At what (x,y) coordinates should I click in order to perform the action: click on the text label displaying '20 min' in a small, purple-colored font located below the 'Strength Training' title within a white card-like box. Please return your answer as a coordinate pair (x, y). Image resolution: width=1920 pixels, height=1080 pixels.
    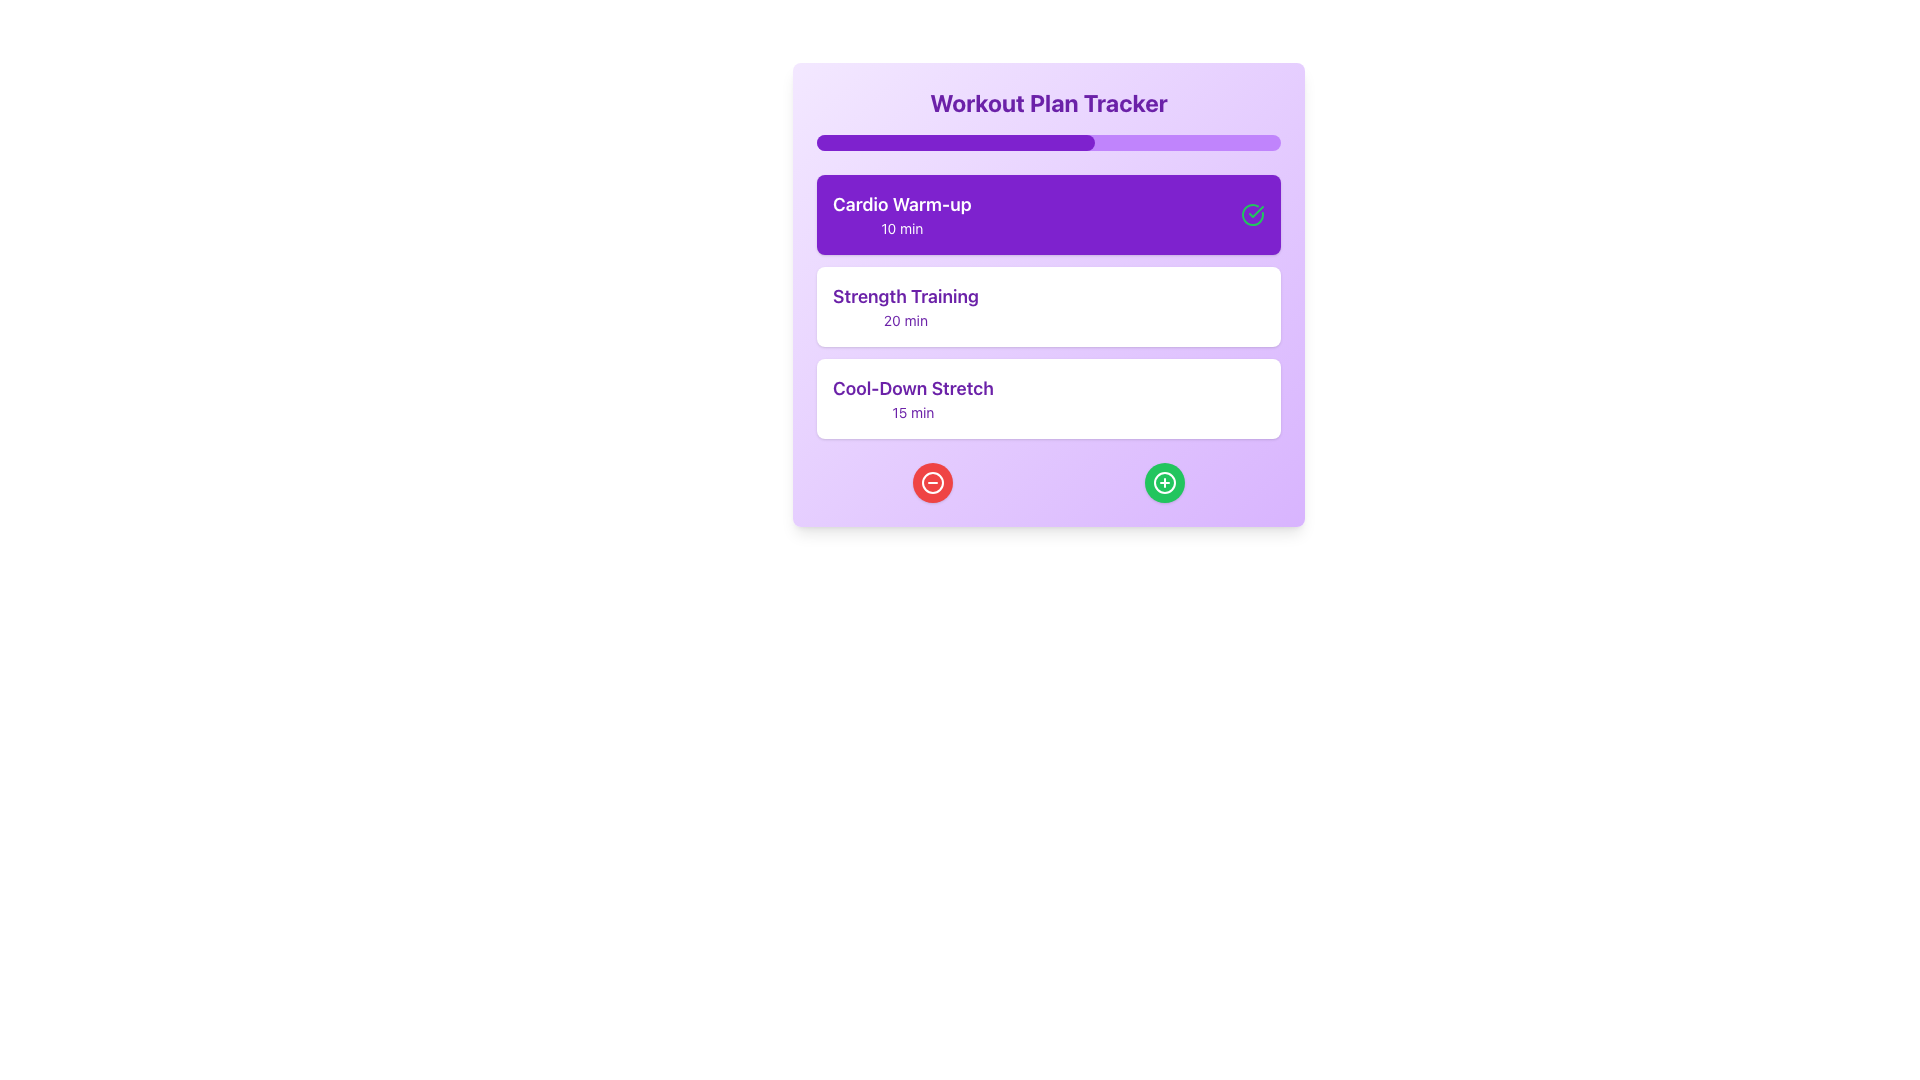
    Looking at the image, I should click on (904, 319).